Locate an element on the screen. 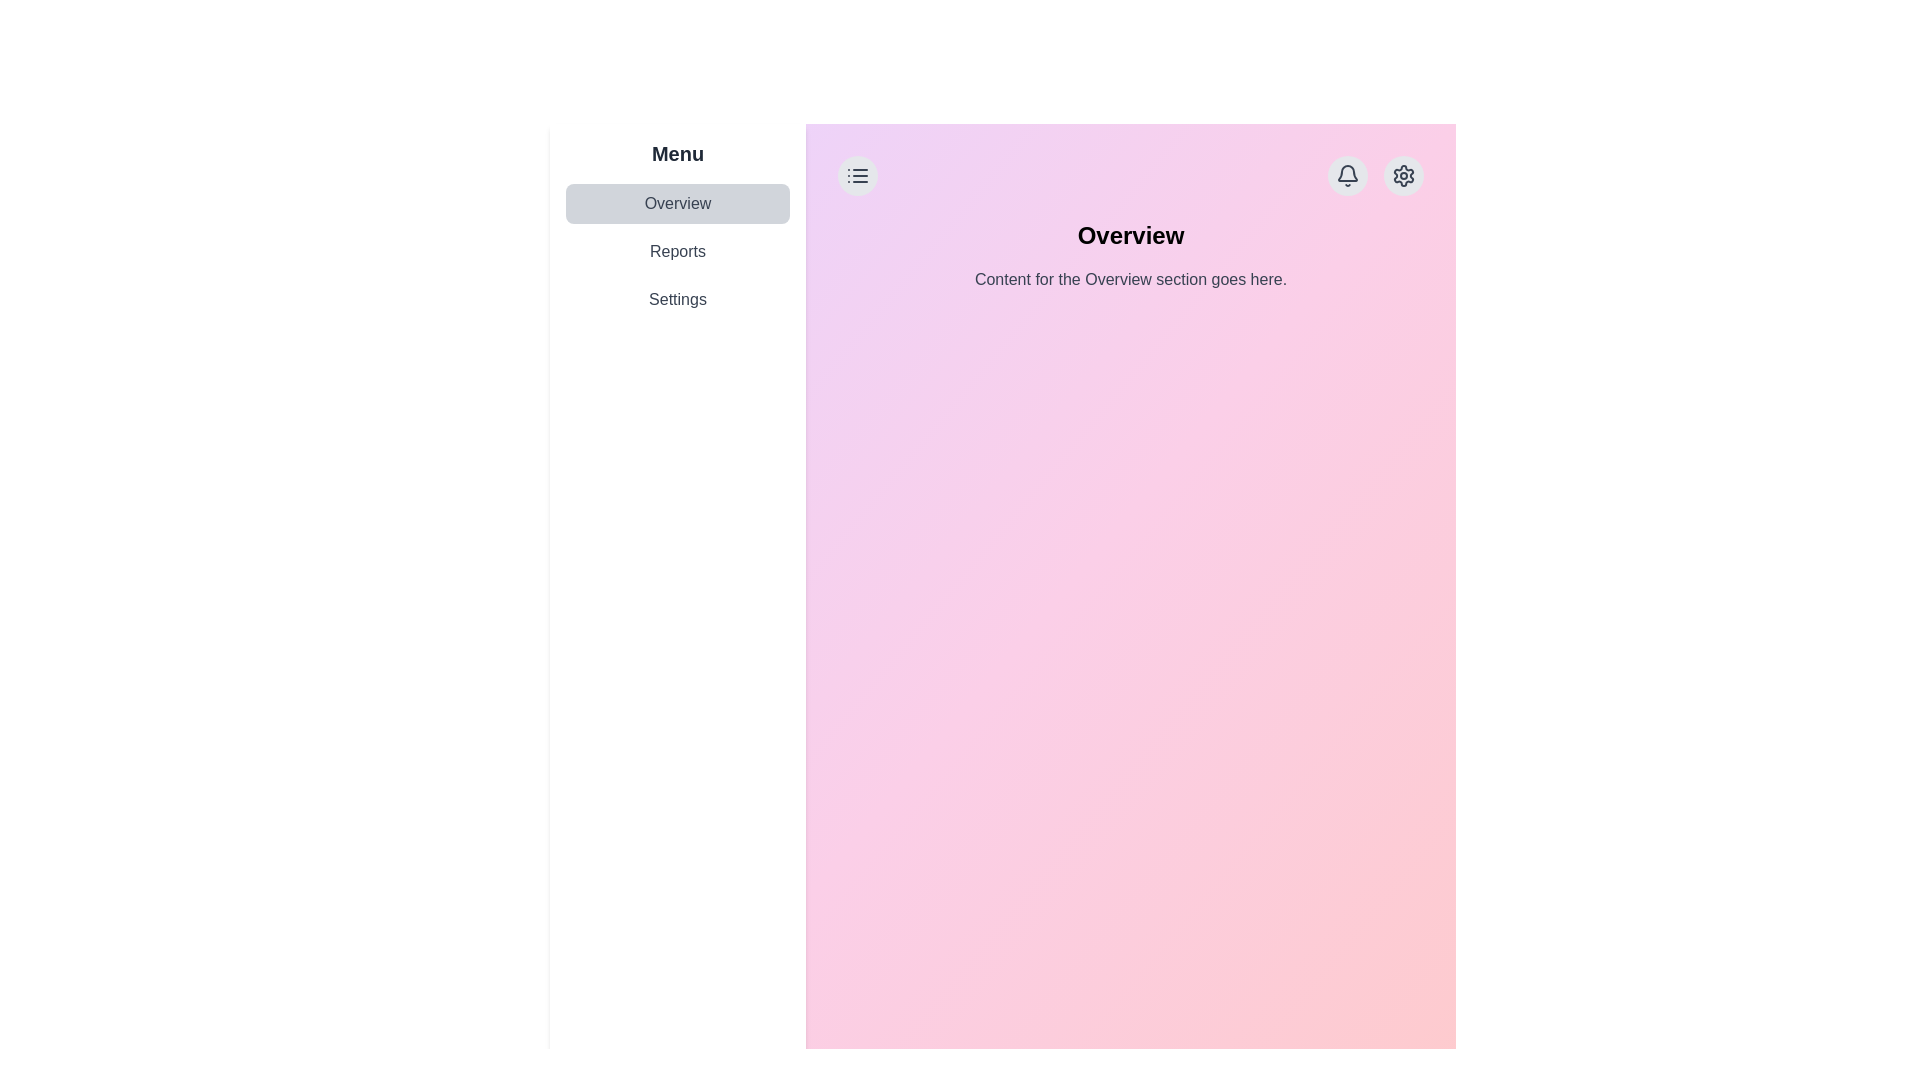  the 'Reports' button, which is the second item in the vertical list under the 'Menu' section on the left side of the interface, to change its background color is located at coordinates (677, 250).